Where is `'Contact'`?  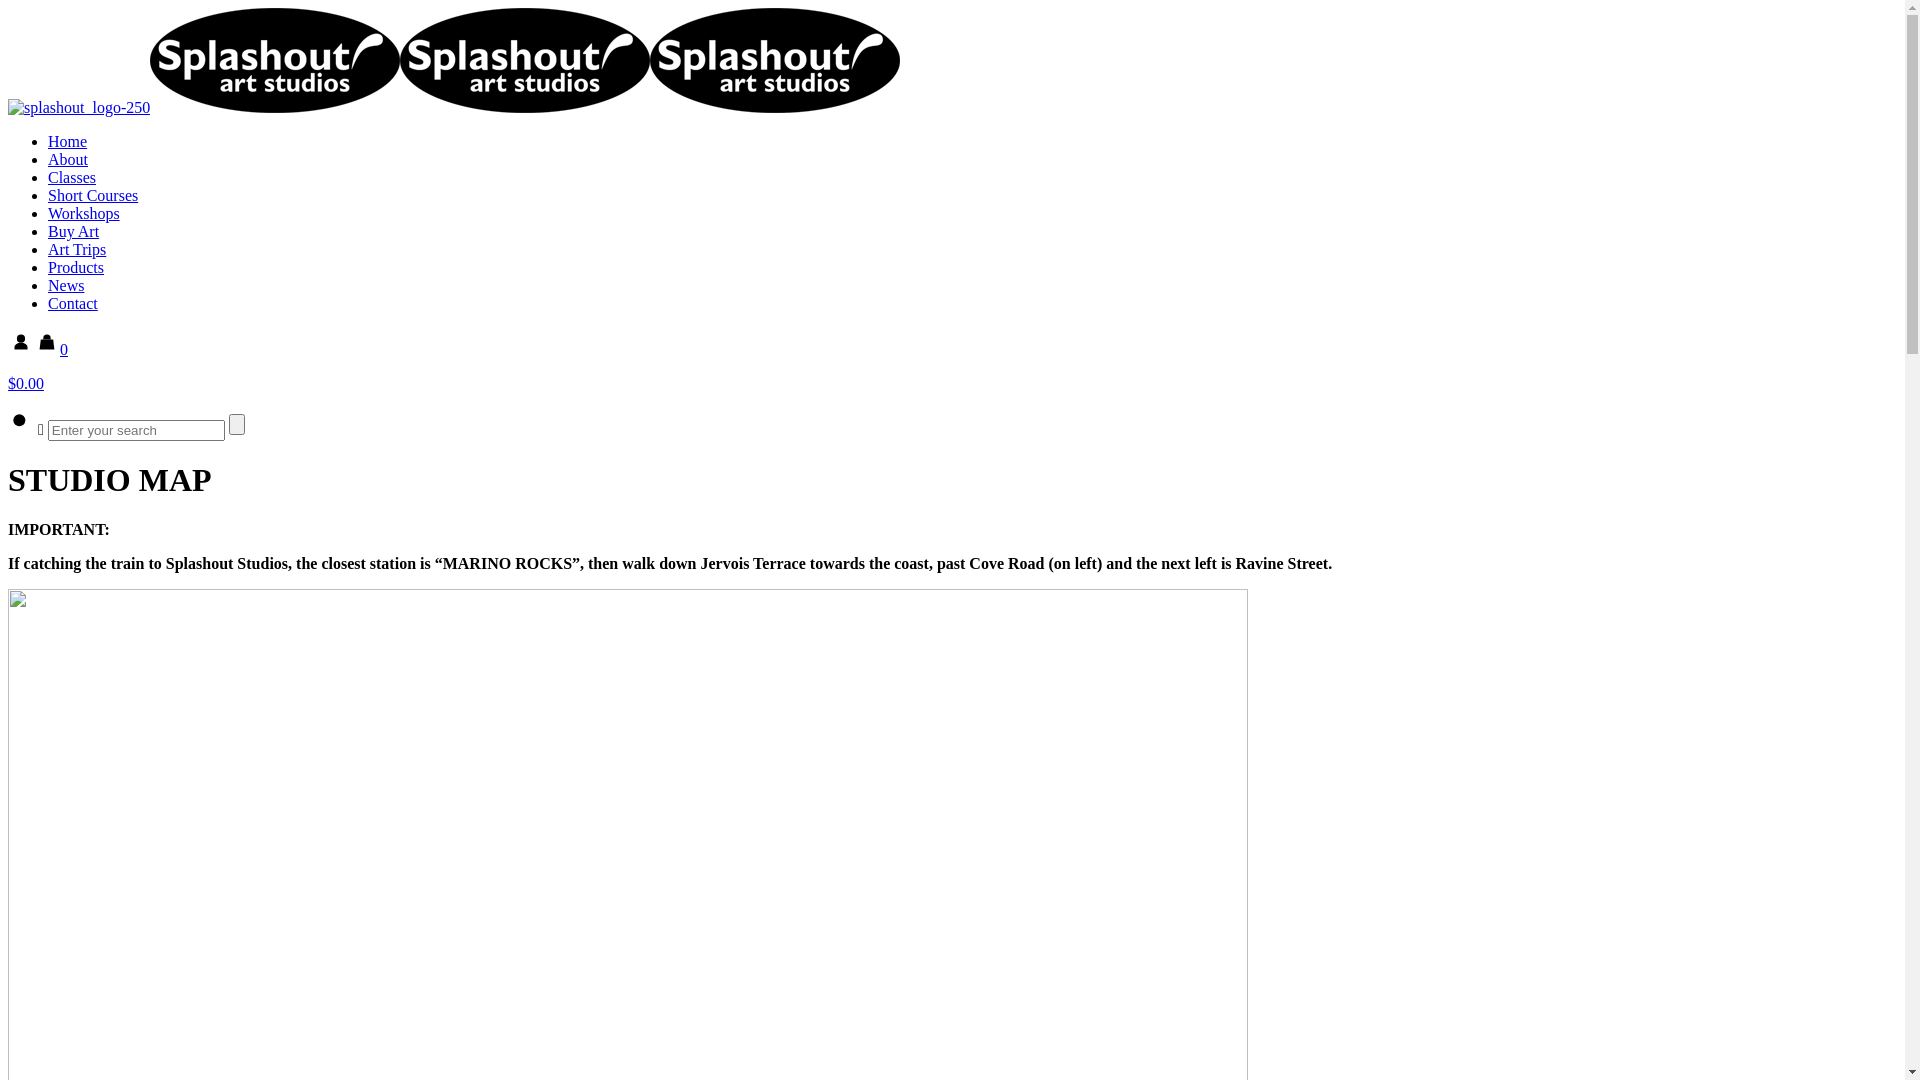 'Contact' is located at coordinates (48, 303).